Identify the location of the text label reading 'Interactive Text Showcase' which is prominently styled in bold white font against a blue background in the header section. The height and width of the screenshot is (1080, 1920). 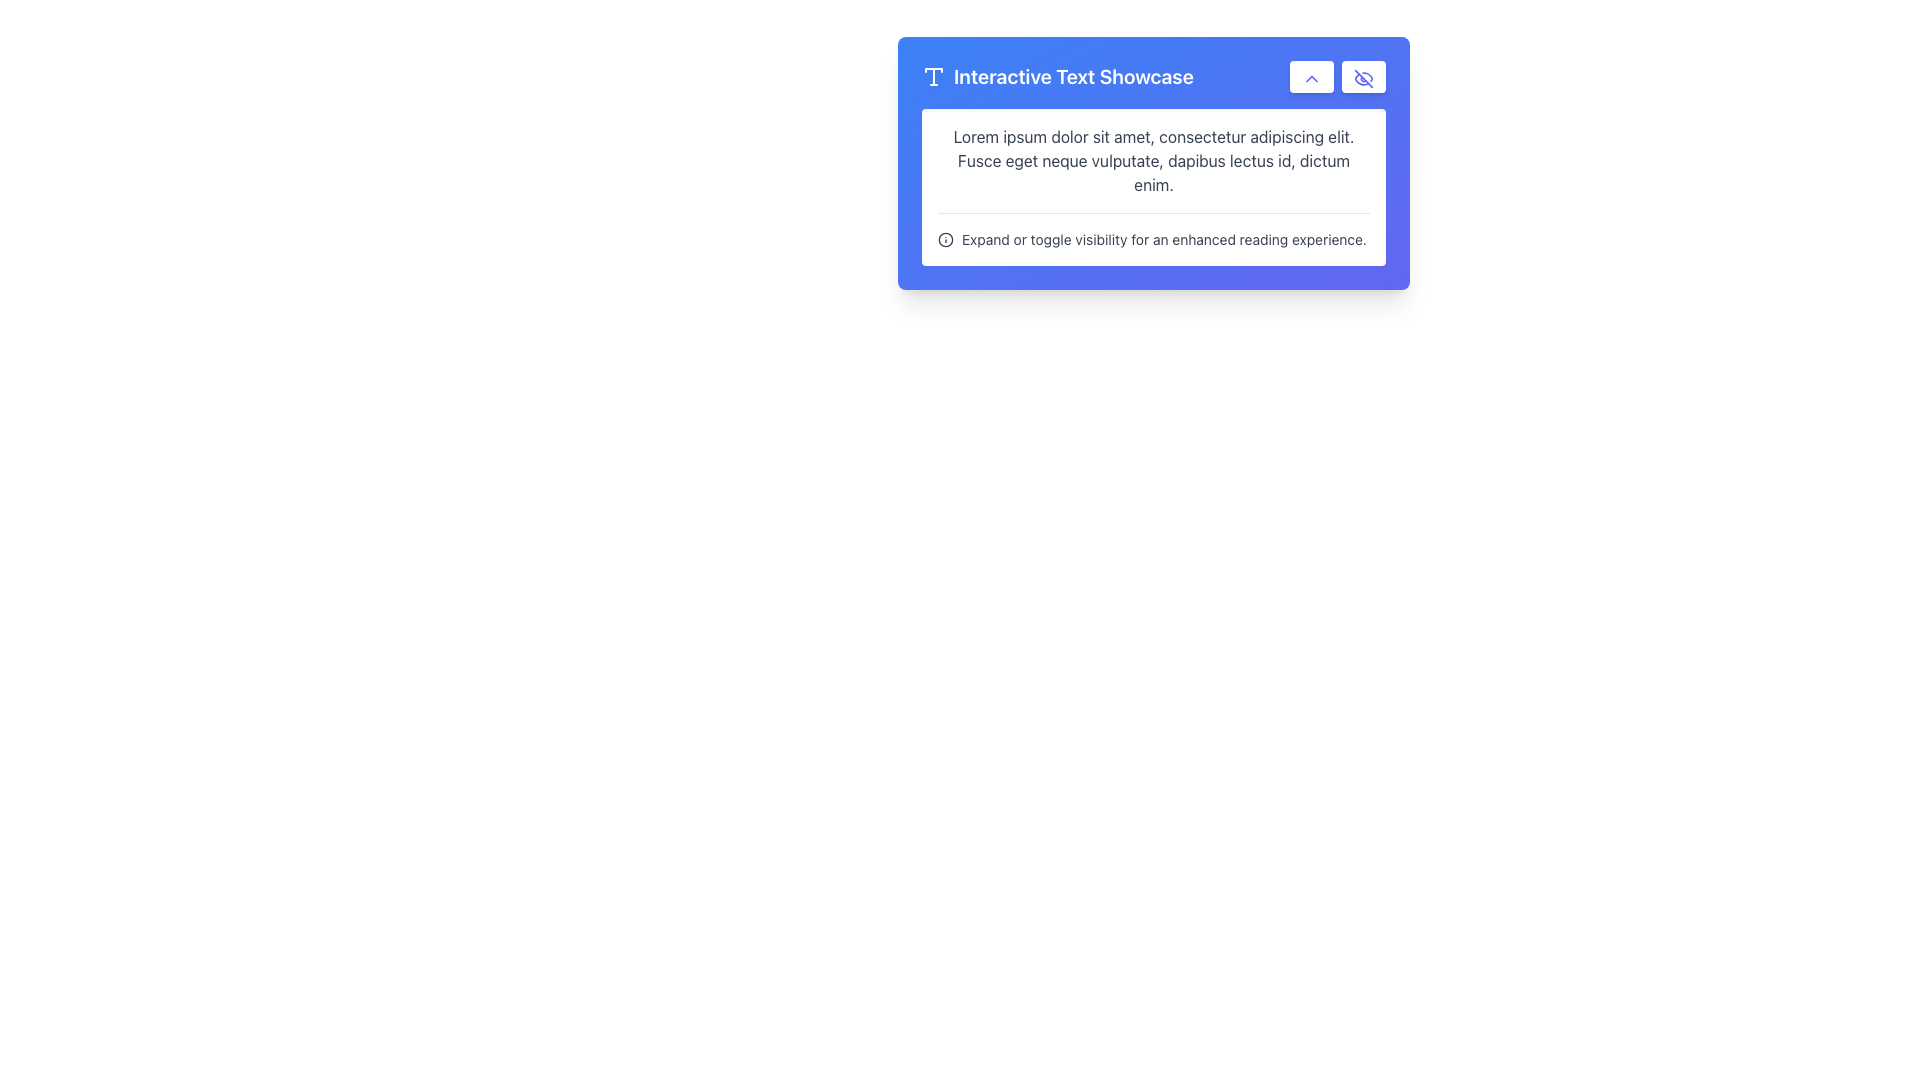
(1056, 76).